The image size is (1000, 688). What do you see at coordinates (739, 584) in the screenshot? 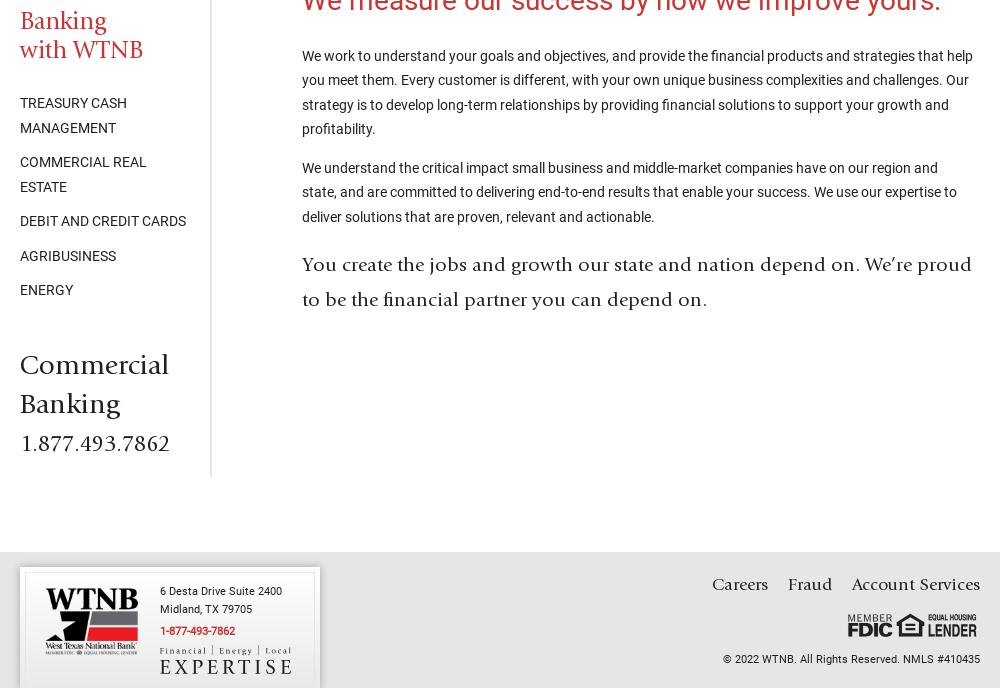
I see `'Careers'` at bounding box center [739, 584].